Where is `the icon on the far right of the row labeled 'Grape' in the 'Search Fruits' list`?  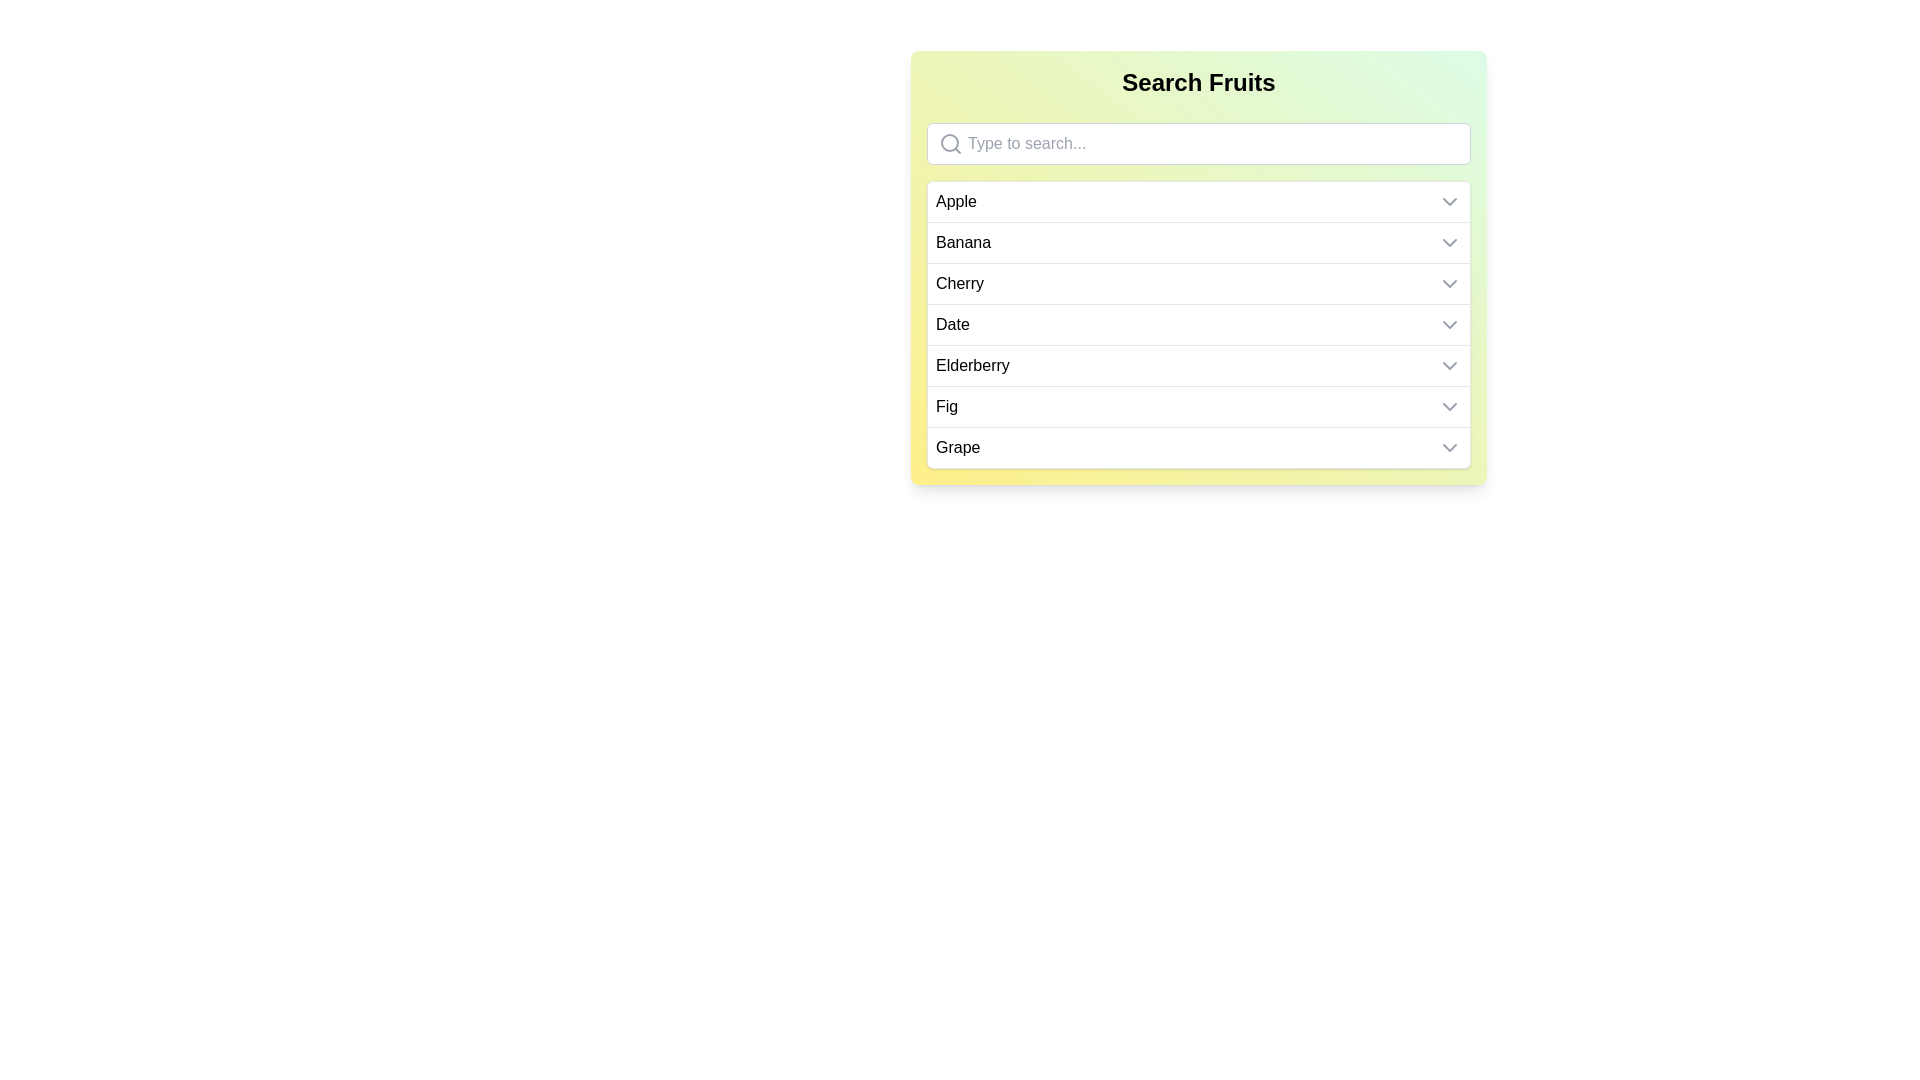
the icon on the far right of the row labeled 'Grape' in the 'Search Fruits' list is located at coordinates (1449, 446).